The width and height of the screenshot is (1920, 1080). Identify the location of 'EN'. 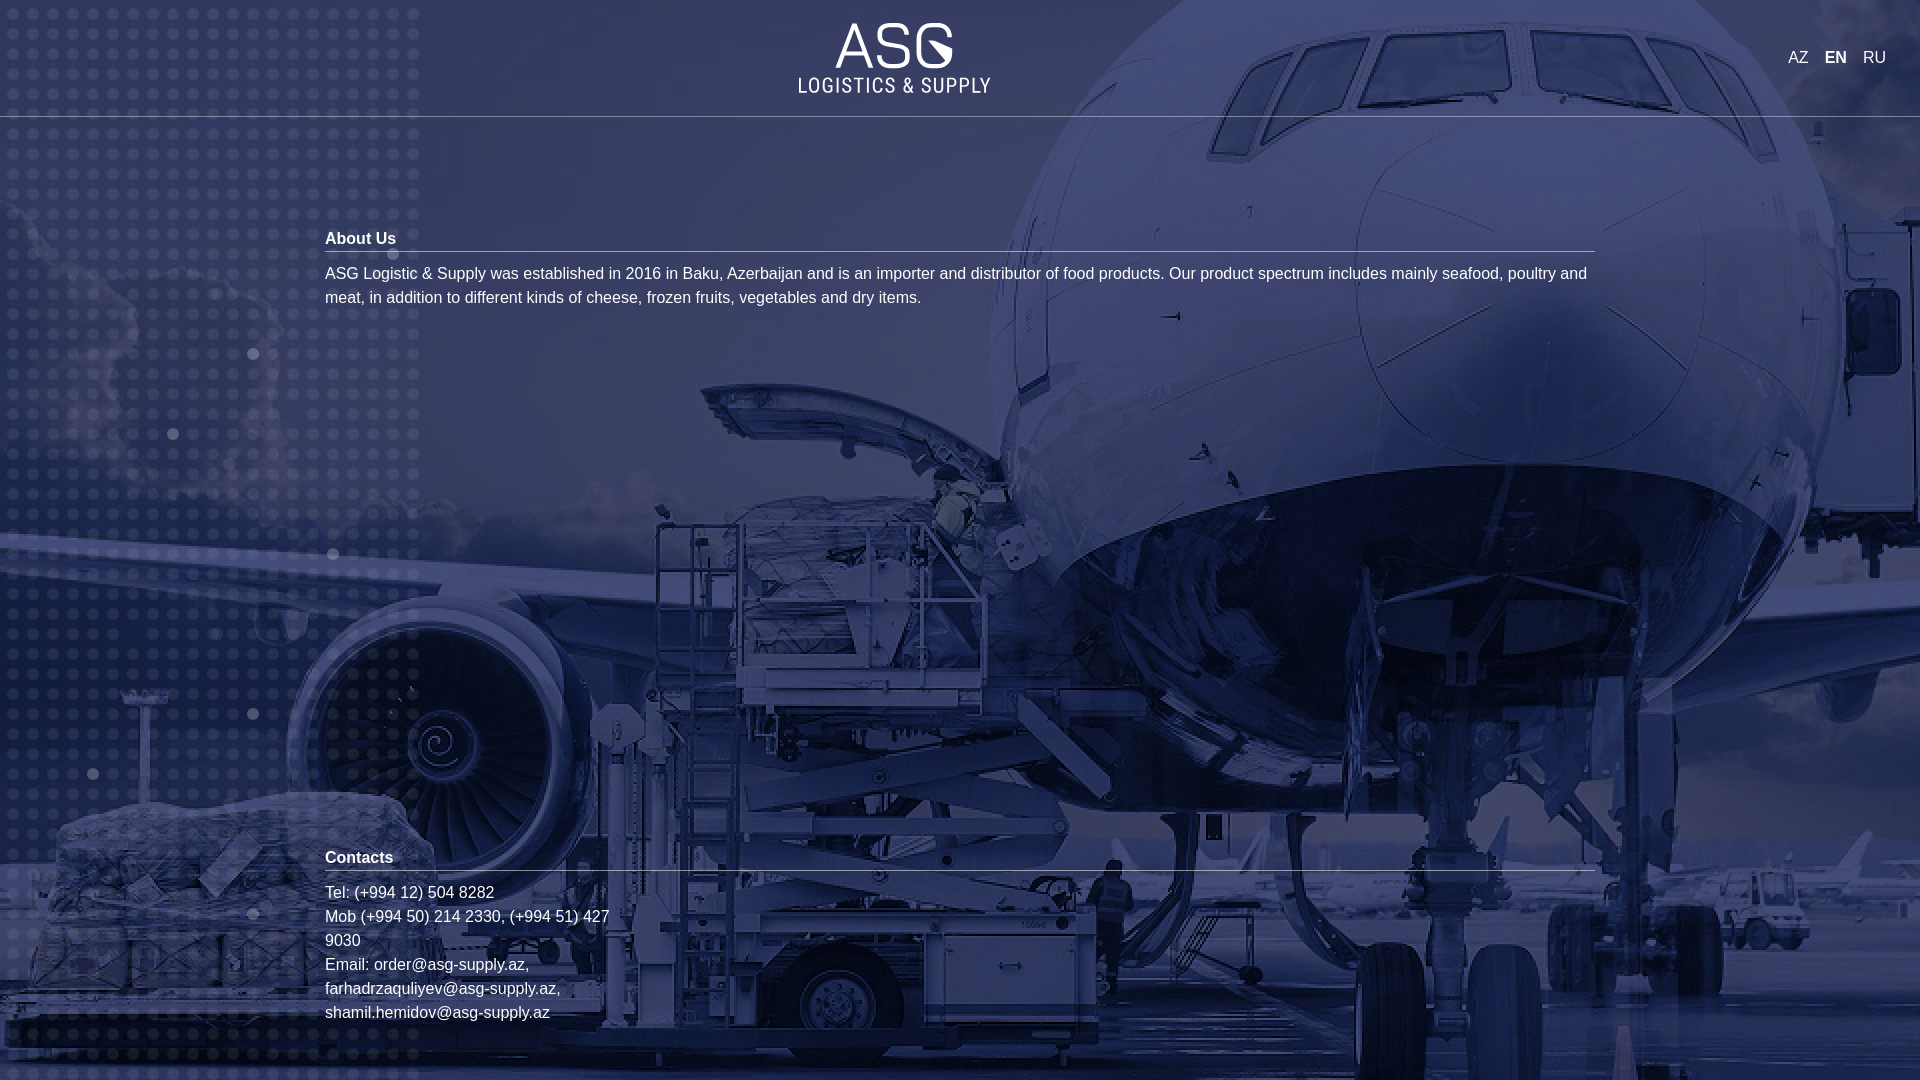
(1817, 56).